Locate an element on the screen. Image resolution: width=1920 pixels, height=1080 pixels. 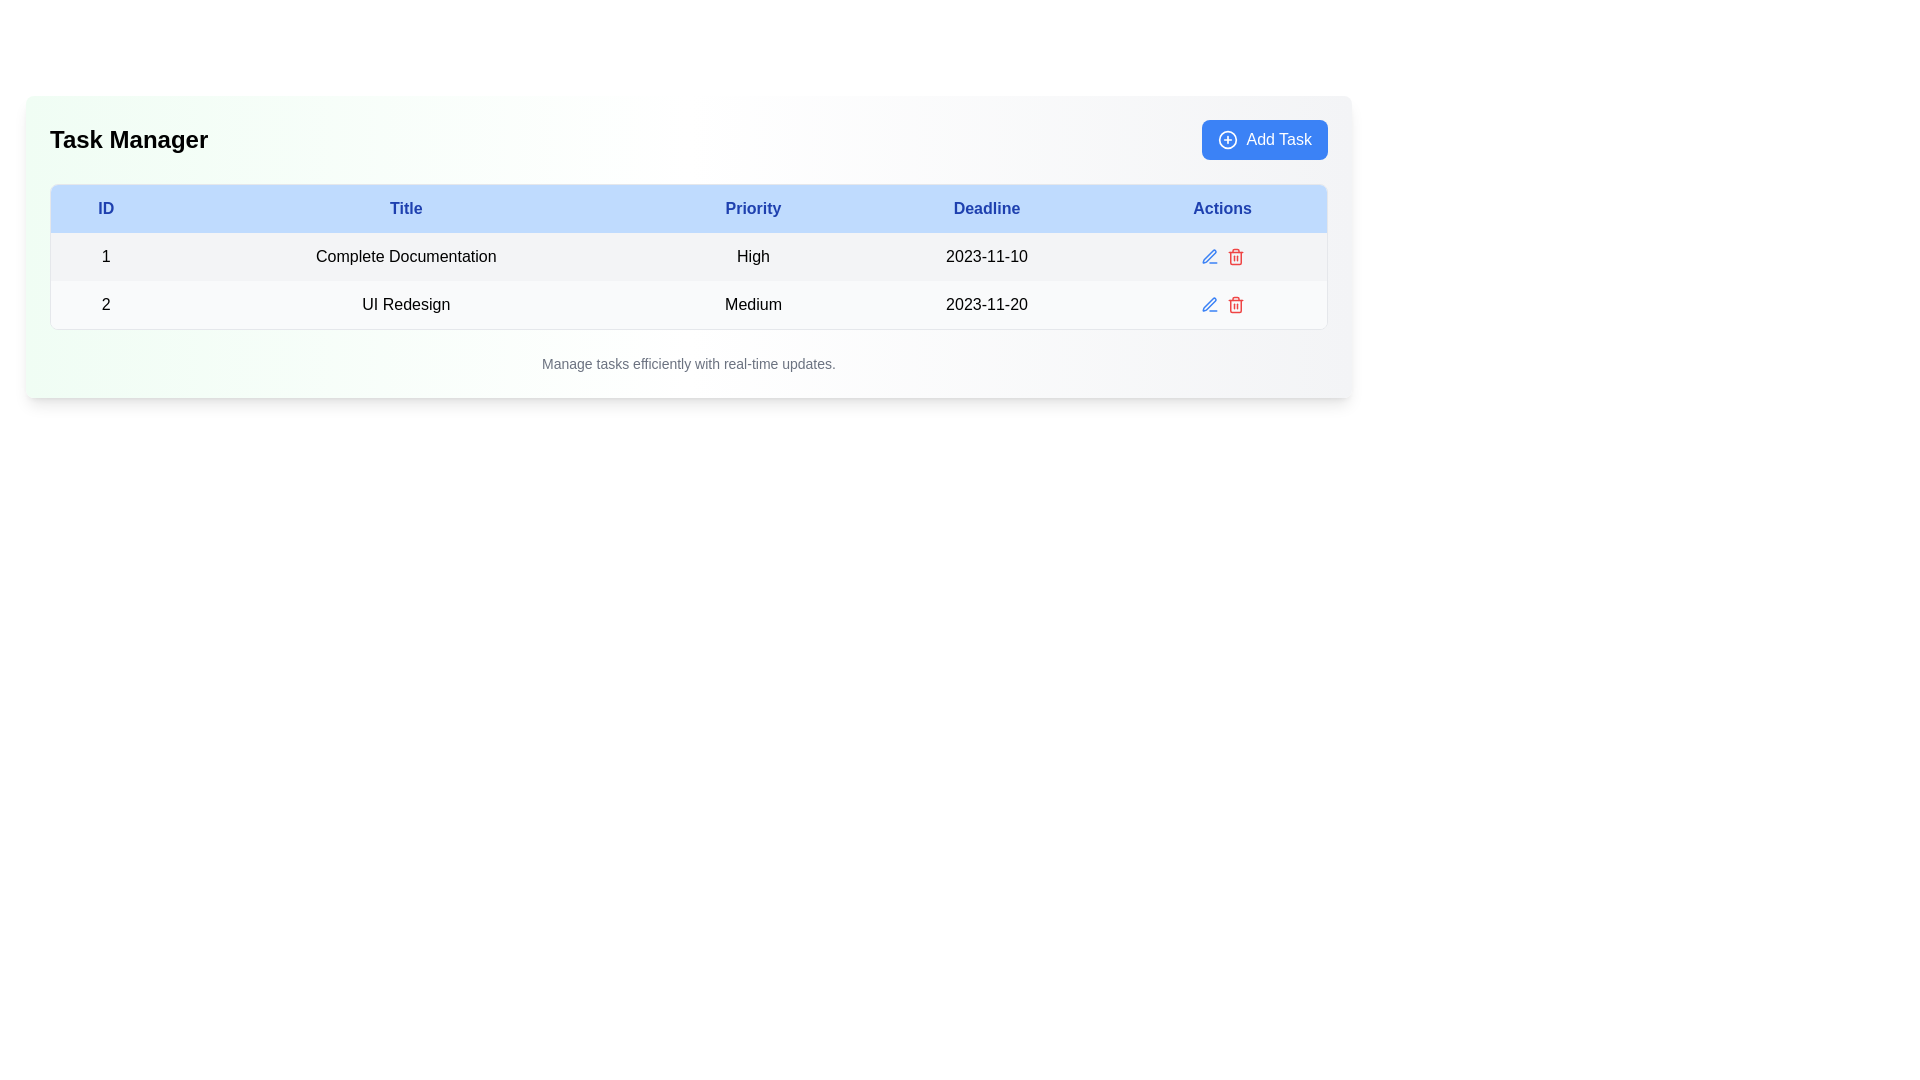
the button in the first row of the table under the 'Actions' column, located between the 'edit' and 'delete' buttons is located at coordinates (1221, 256).